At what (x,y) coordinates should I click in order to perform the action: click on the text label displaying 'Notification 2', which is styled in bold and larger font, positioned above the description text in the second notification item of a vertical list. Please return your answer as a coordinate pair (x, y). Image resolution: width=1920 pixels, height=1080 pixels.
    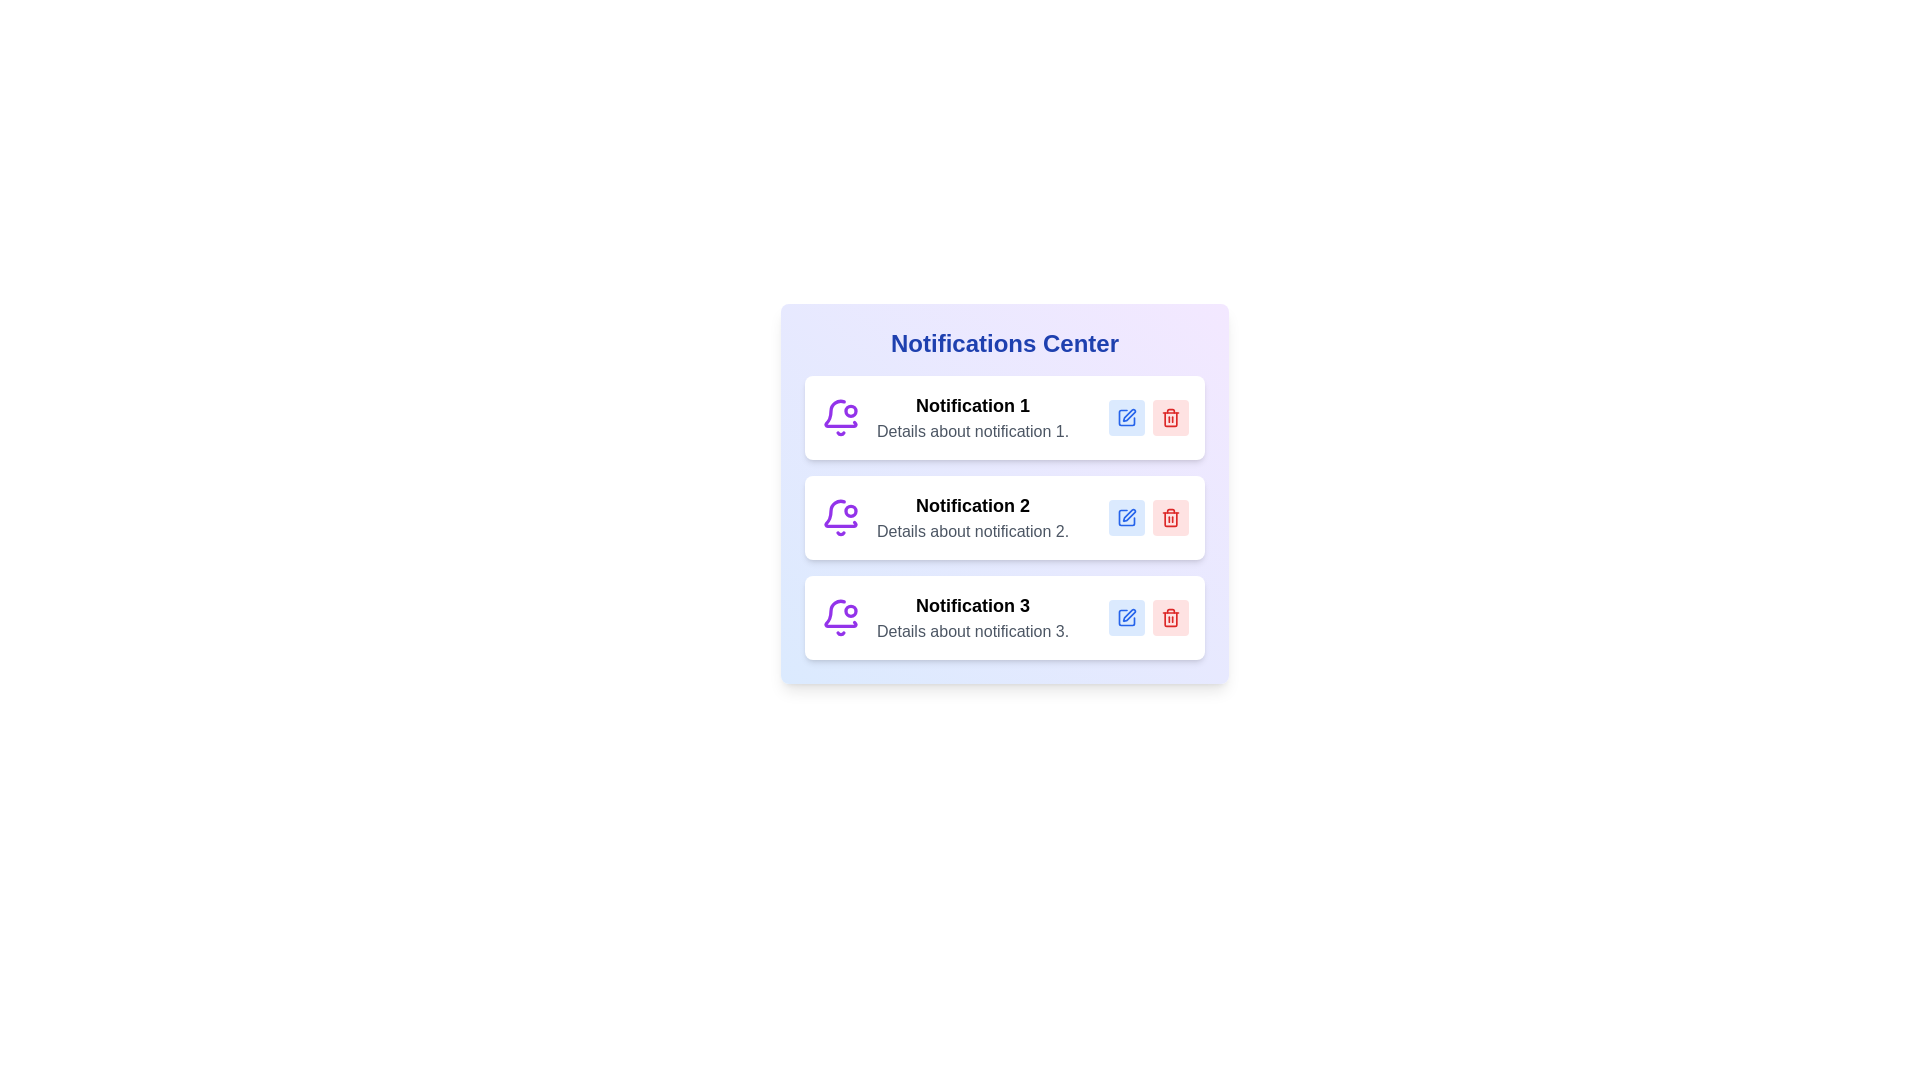
    Looking at the image, I should click on (973, 504).